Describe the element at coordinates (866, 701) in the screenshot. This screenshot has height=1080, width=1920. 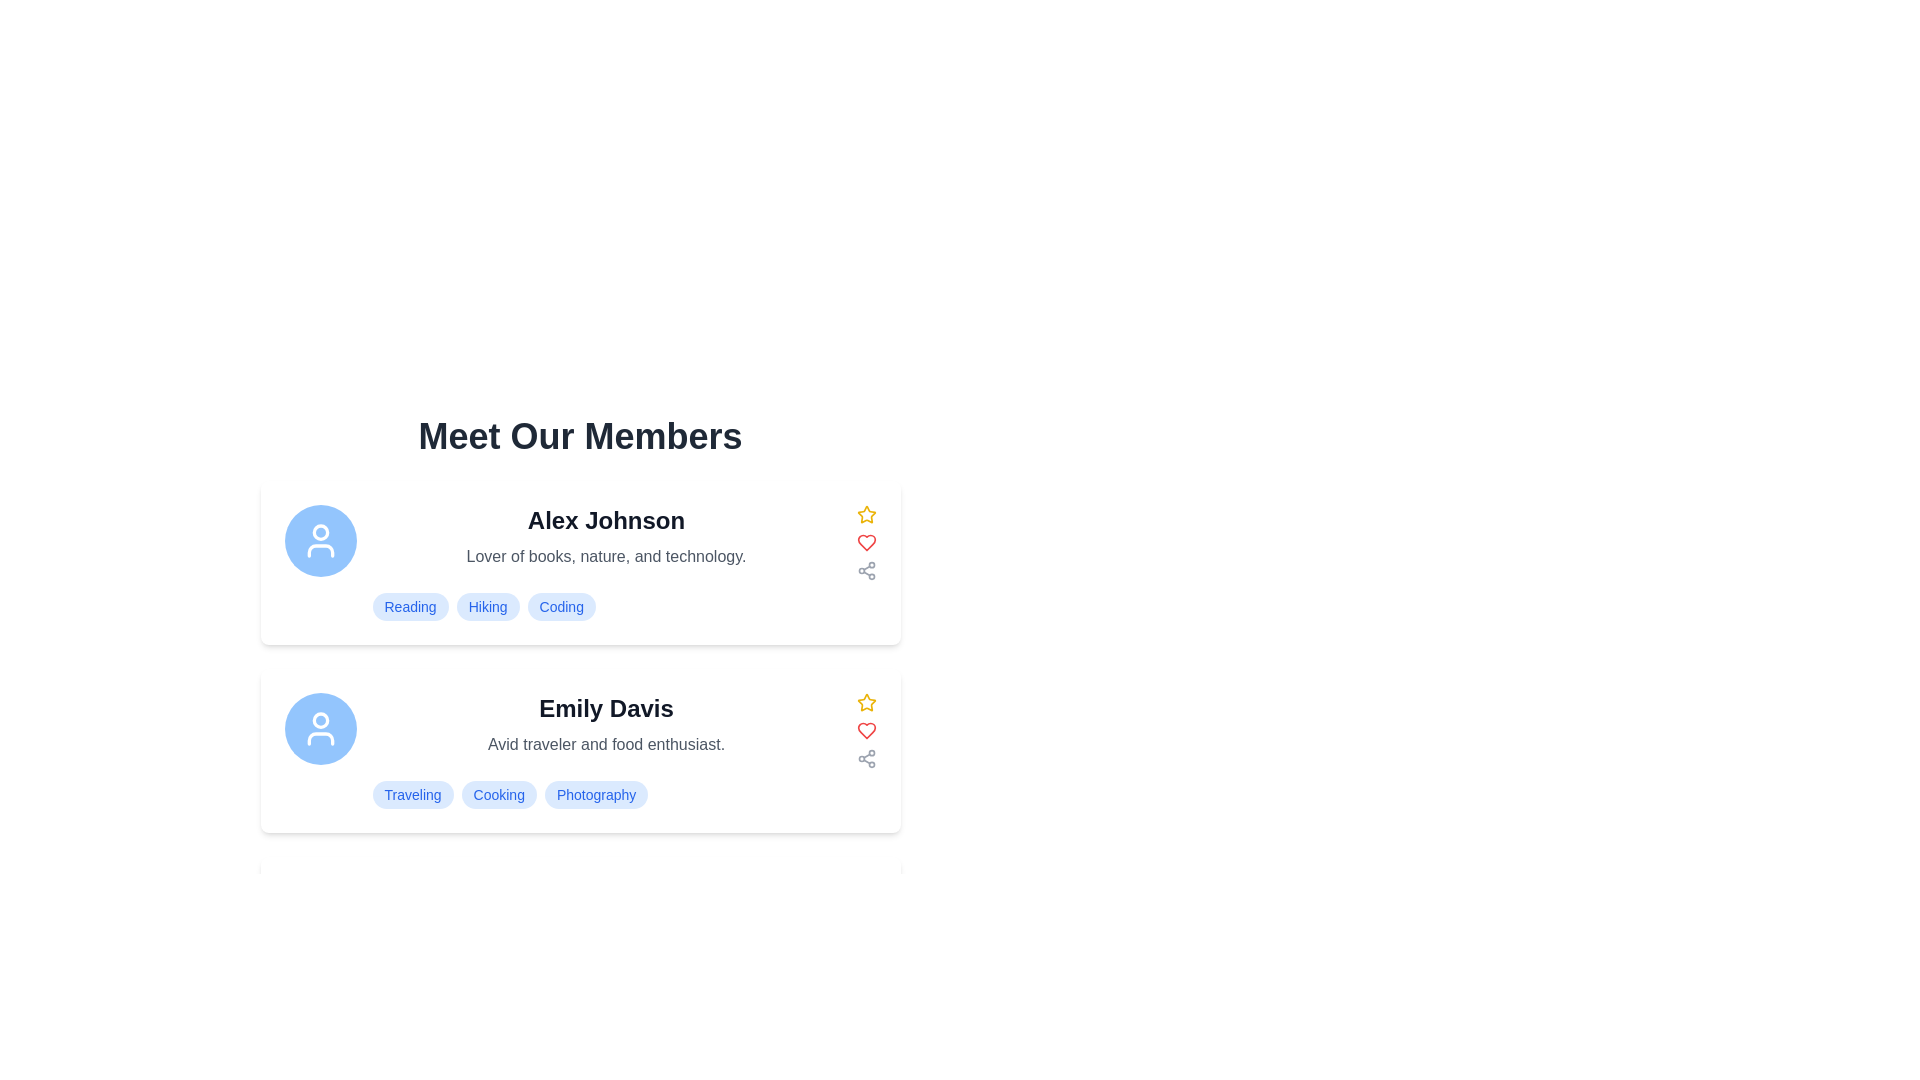
I see `the star icon for Emily Davis to mark them as favorite` at that location.